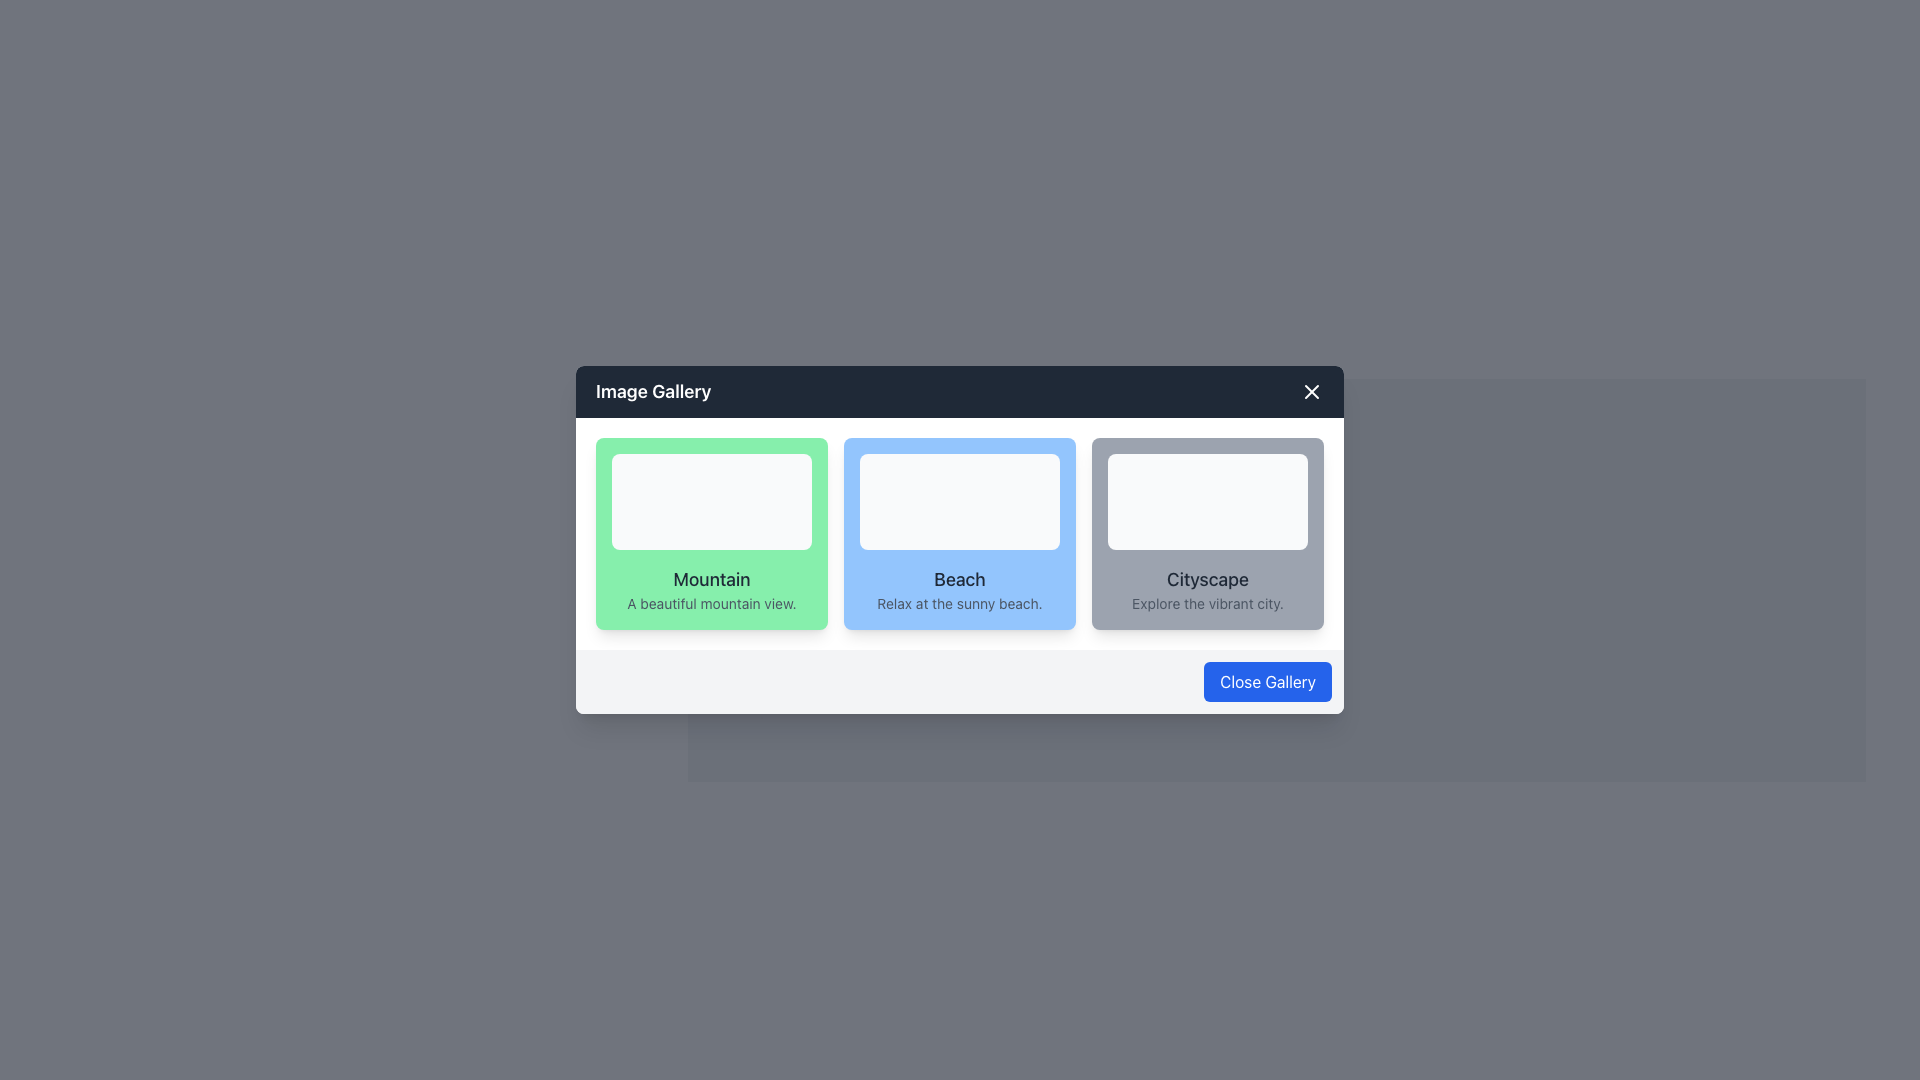 The image size is (1920, 1080). I want to click on the 'Cityscape' informational card located in the third column of the grid, positioned to the right of the 'Beach' element and below the 'Image Gallery' title bar, so click(1207, 532).